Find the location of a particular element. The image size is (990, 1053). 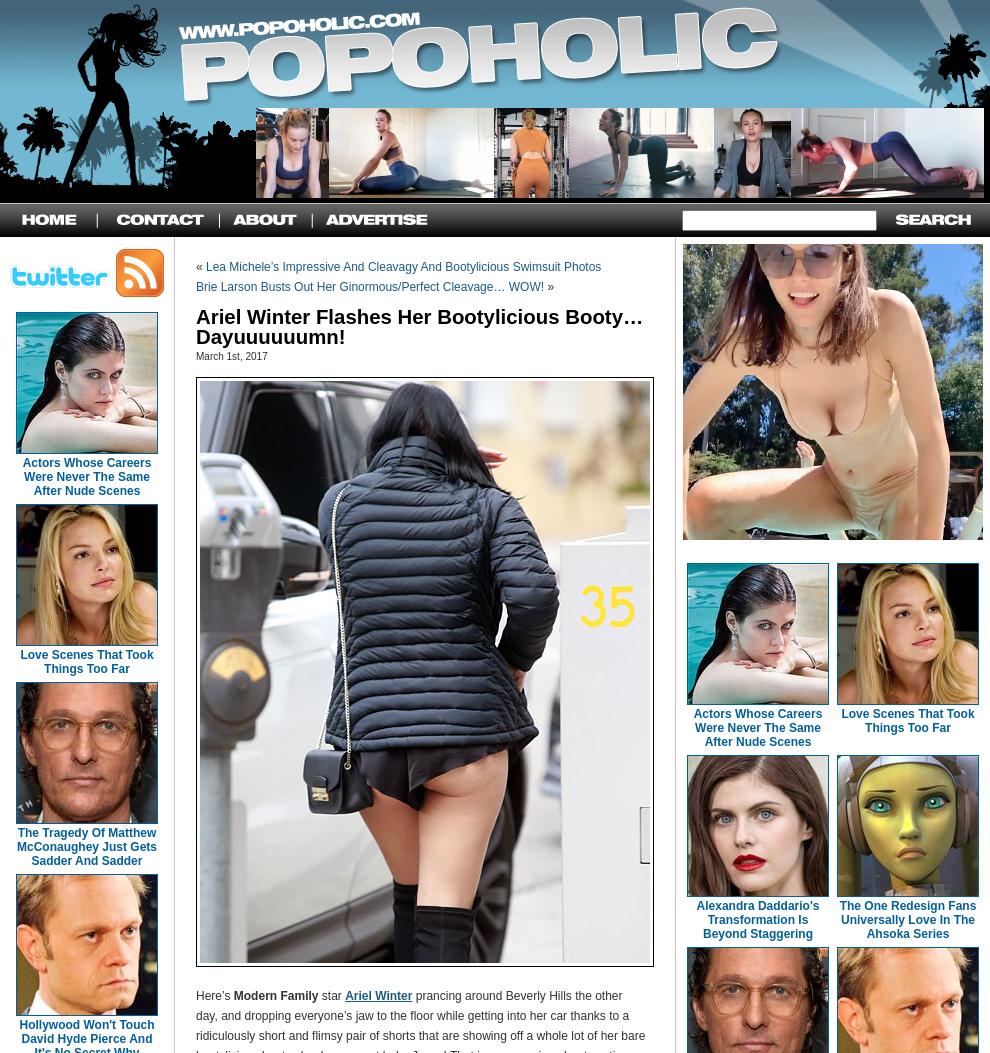

'The One Redesign Fans Universally Love In The Ahsoka Series' is located at coordinates (838, 919).